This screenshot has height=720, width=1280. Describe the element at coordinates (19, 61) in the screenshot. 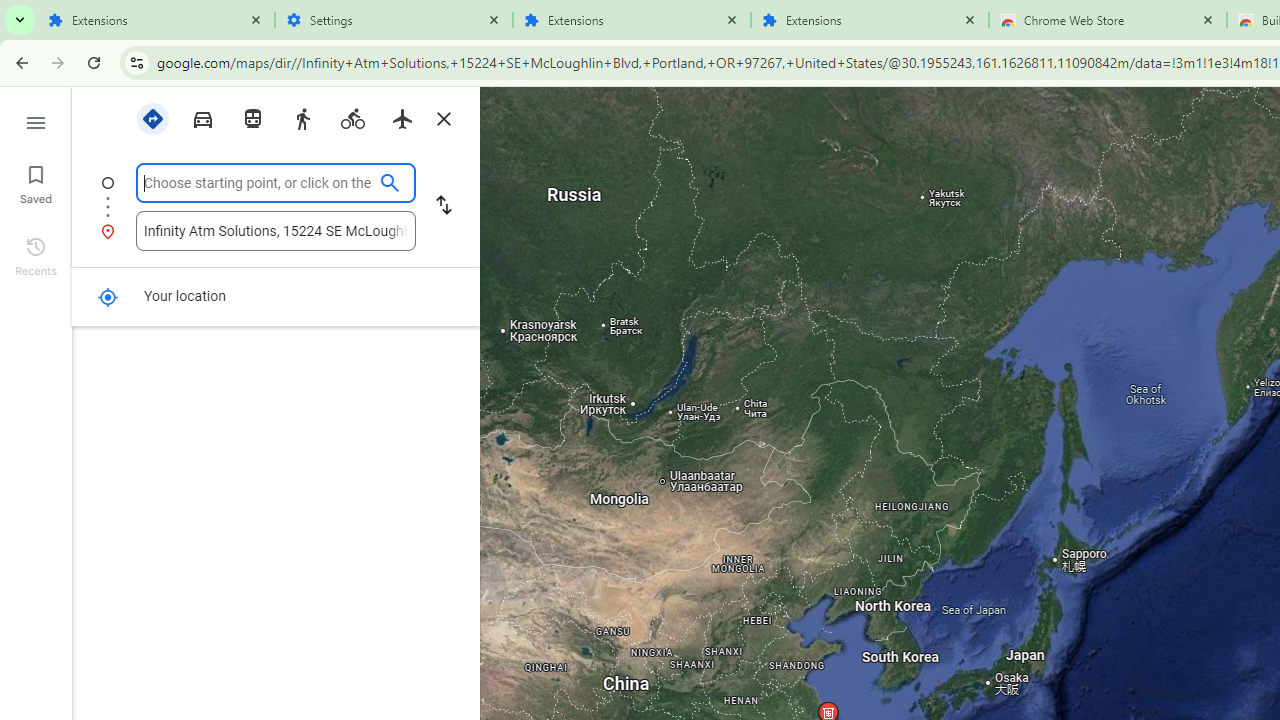

I see `'Back'` at that location.